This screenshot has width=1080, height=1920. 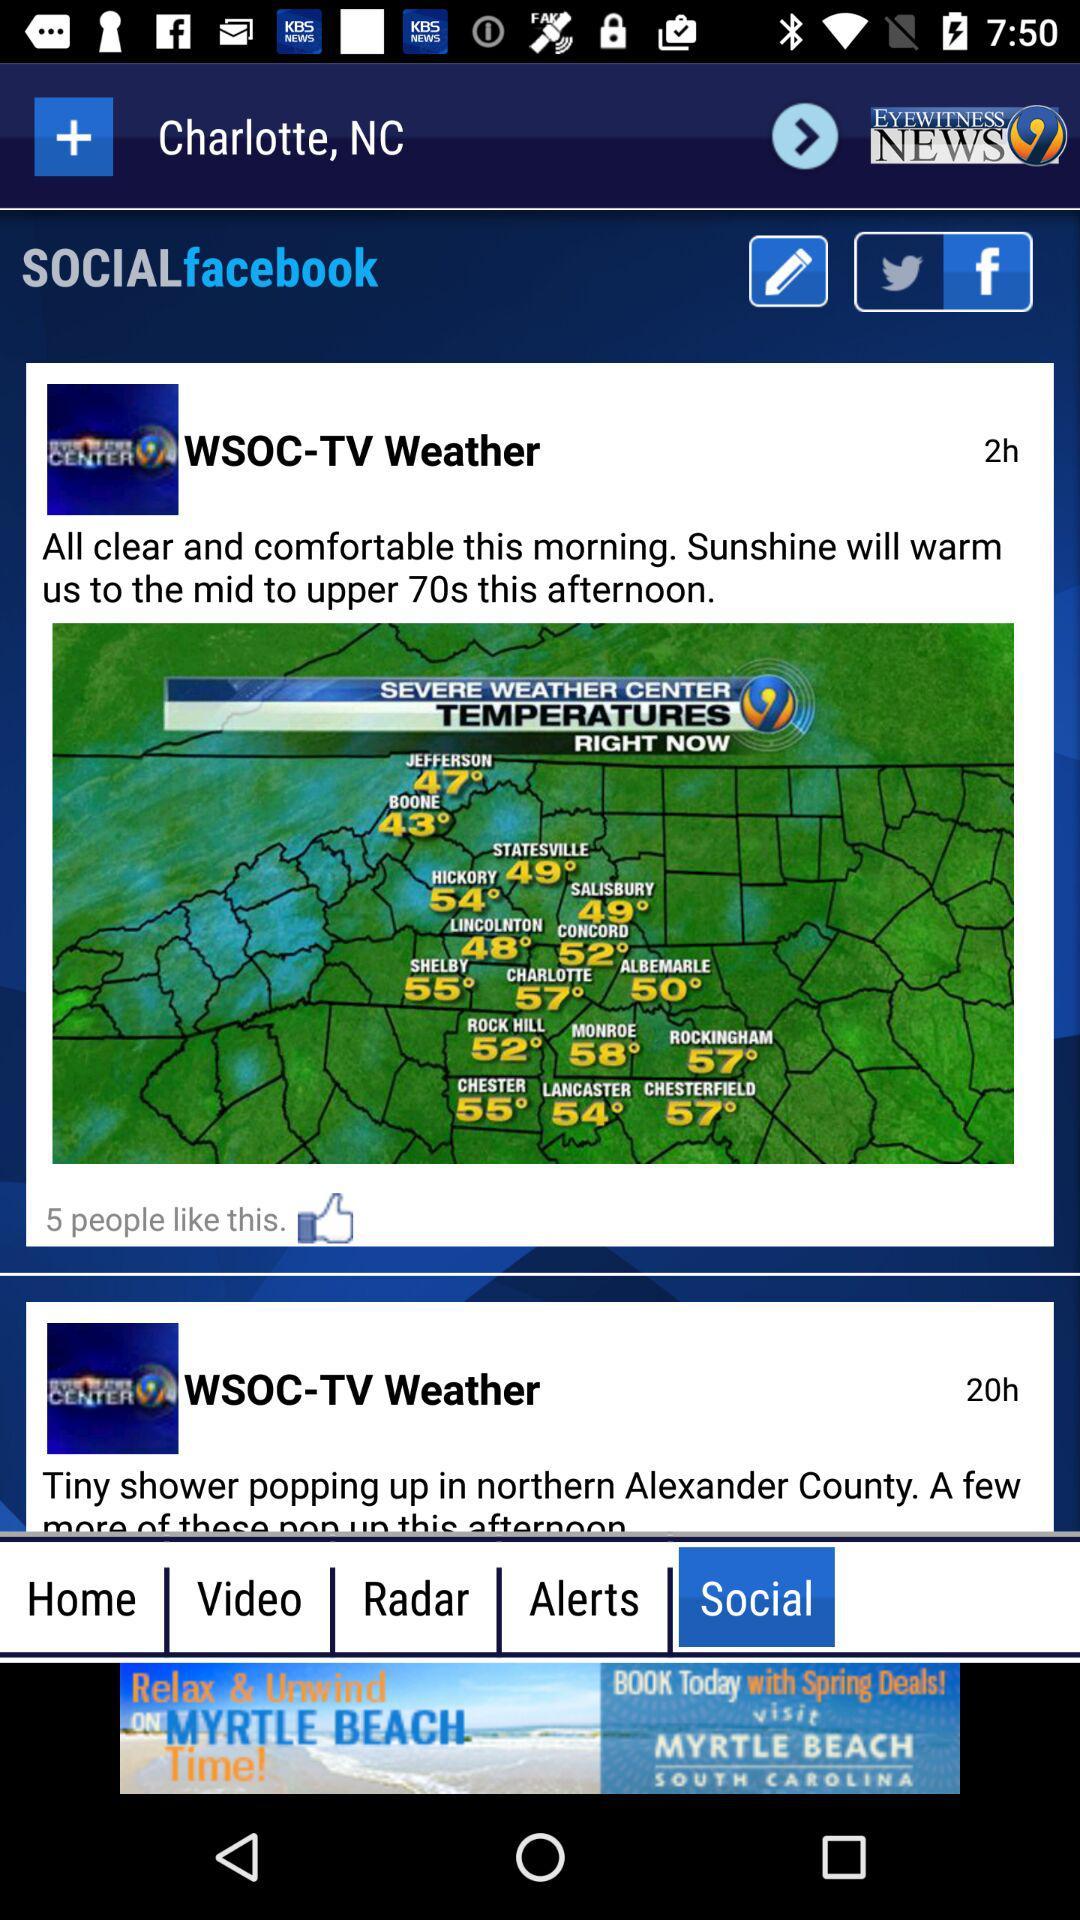 I want to click on the arrow_forward icon, so click(x=804, y=135).